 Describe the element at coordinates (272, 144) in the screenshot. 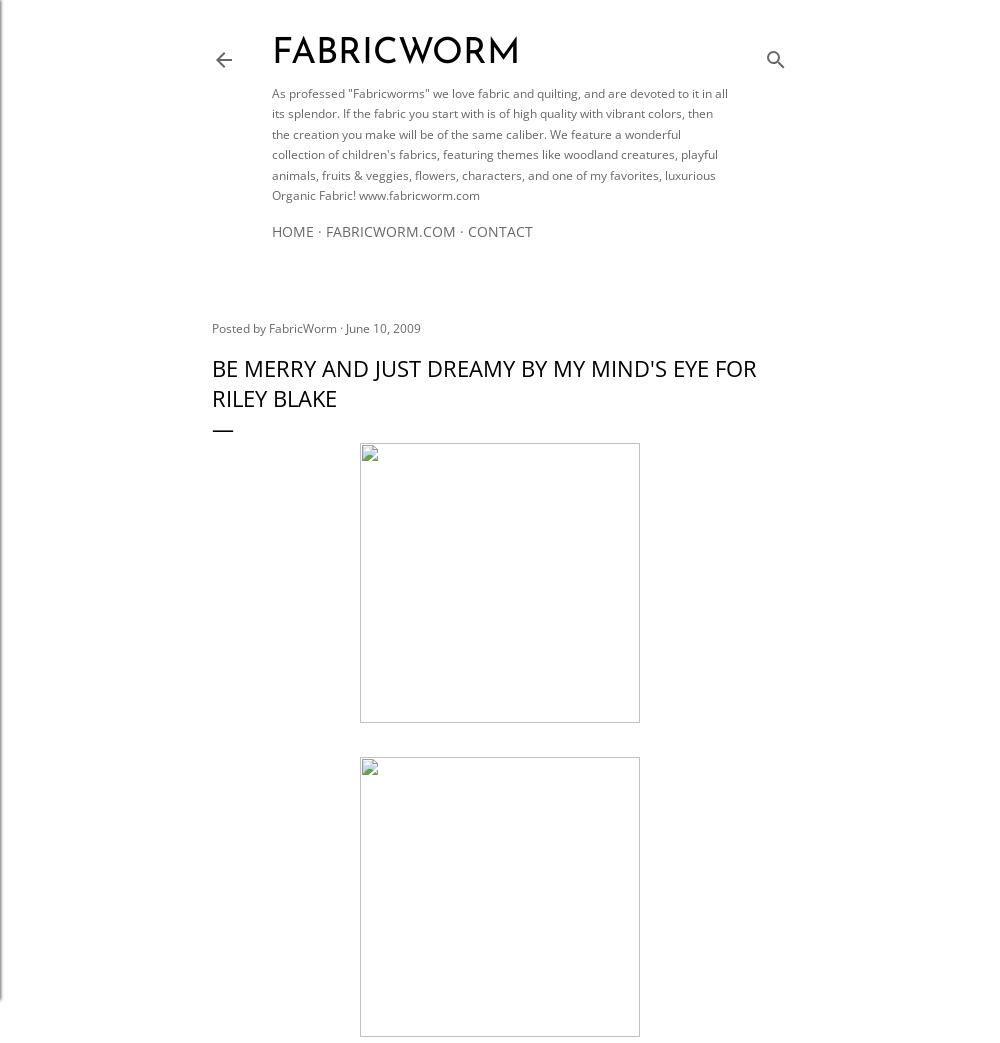

I see `'As professed "Fabricworms" we love fabric and quilting, and are devoted to it in all its splendor. If the fabric you start with is of high quality with vibrant colors, then the creation you make will be of the same caliber. We feature a wonderful collection of children's fabrics, featuring themes like woodland creatures, playful animals, fruits & veggies, flowers, characters, and one of my favorites, luxurious Organic Fabric!

www.fabricworm.com'` at that location.